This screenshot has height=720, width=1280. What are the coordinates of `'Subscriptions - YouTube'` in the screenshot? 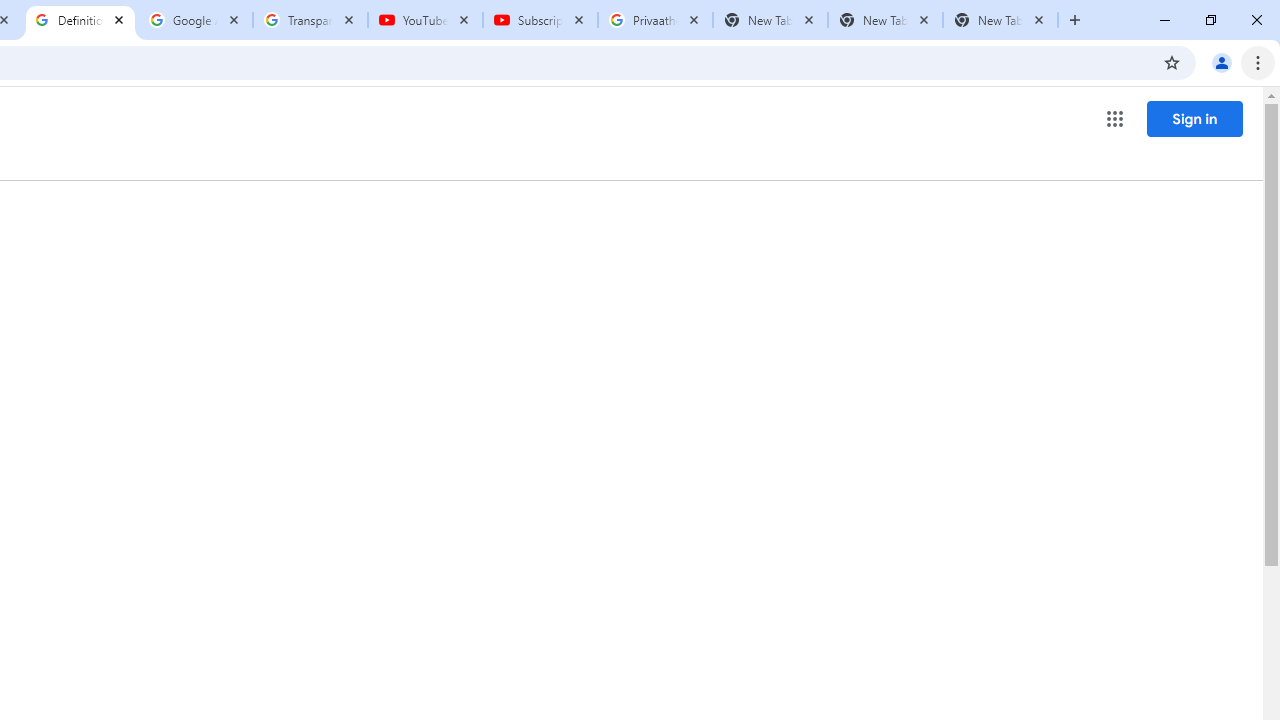 It's located at (540, 20).